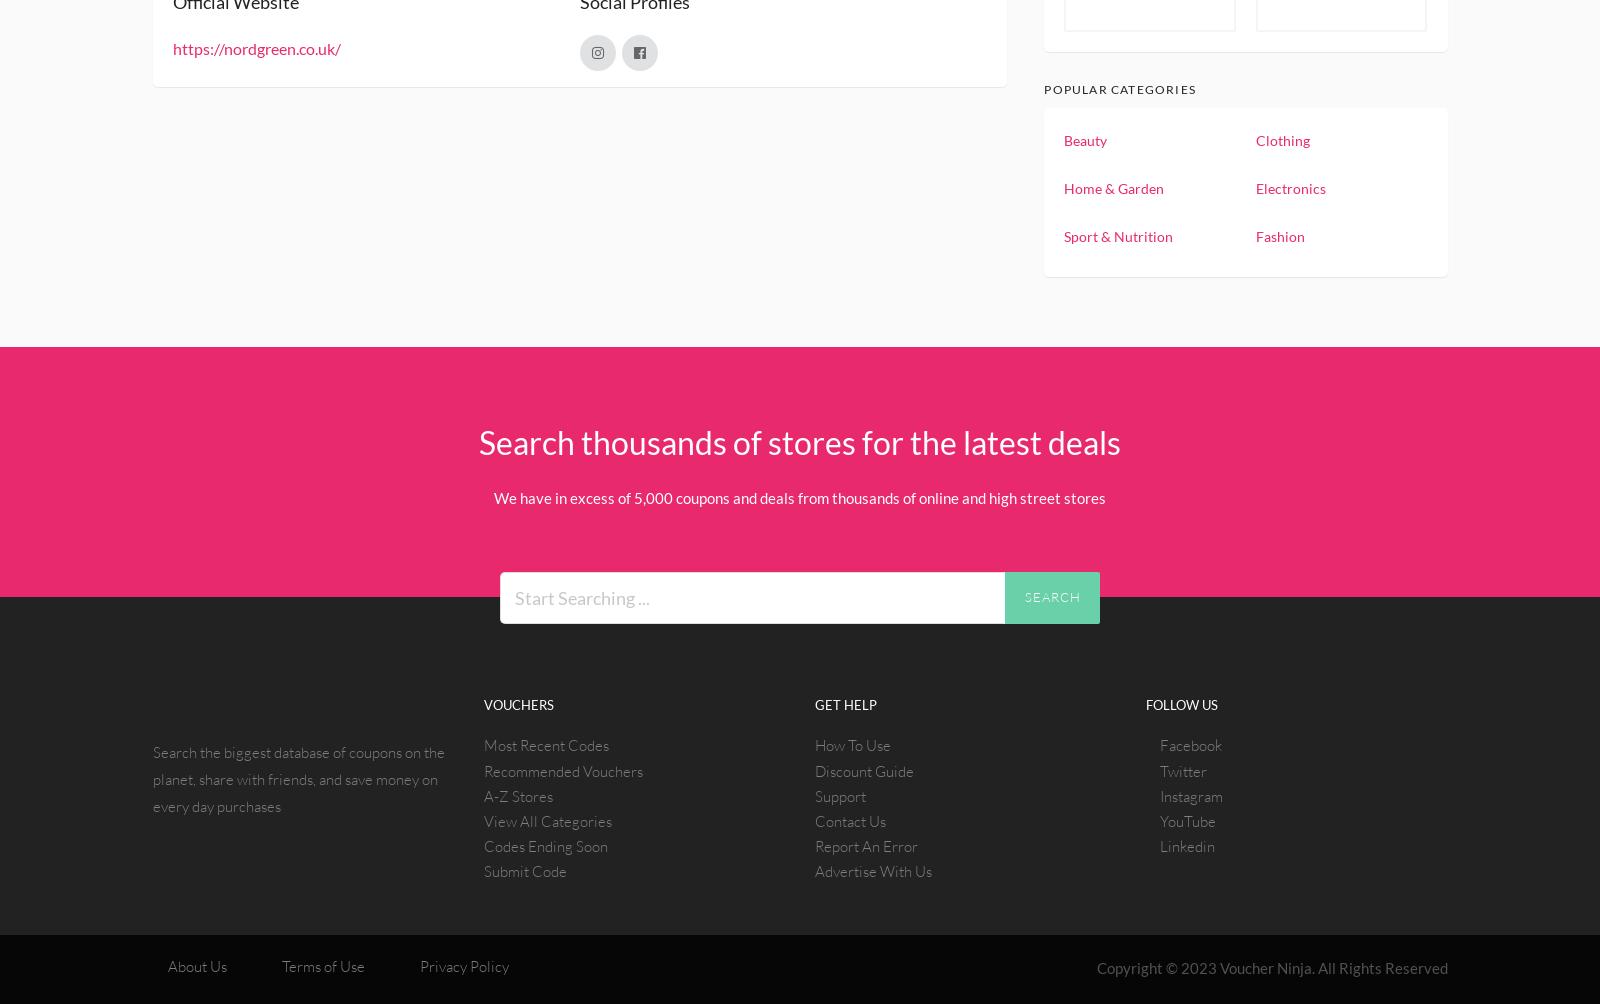 The height and width of the screenshot is (1004, 1600). I want to click on 'About Us', so click(195, 964).